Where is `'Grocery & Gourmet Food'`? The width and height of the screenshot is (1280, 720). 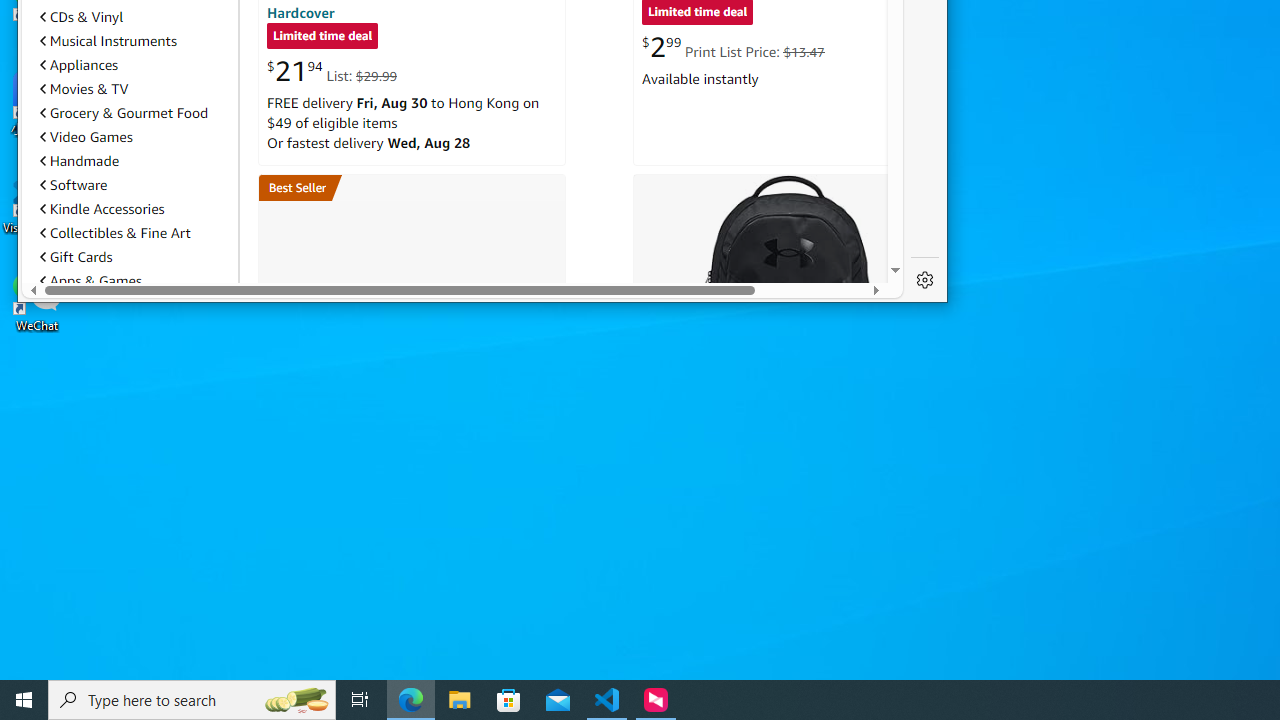
'Grocery & Gourmet Food' is located at coordinates (123, 112).